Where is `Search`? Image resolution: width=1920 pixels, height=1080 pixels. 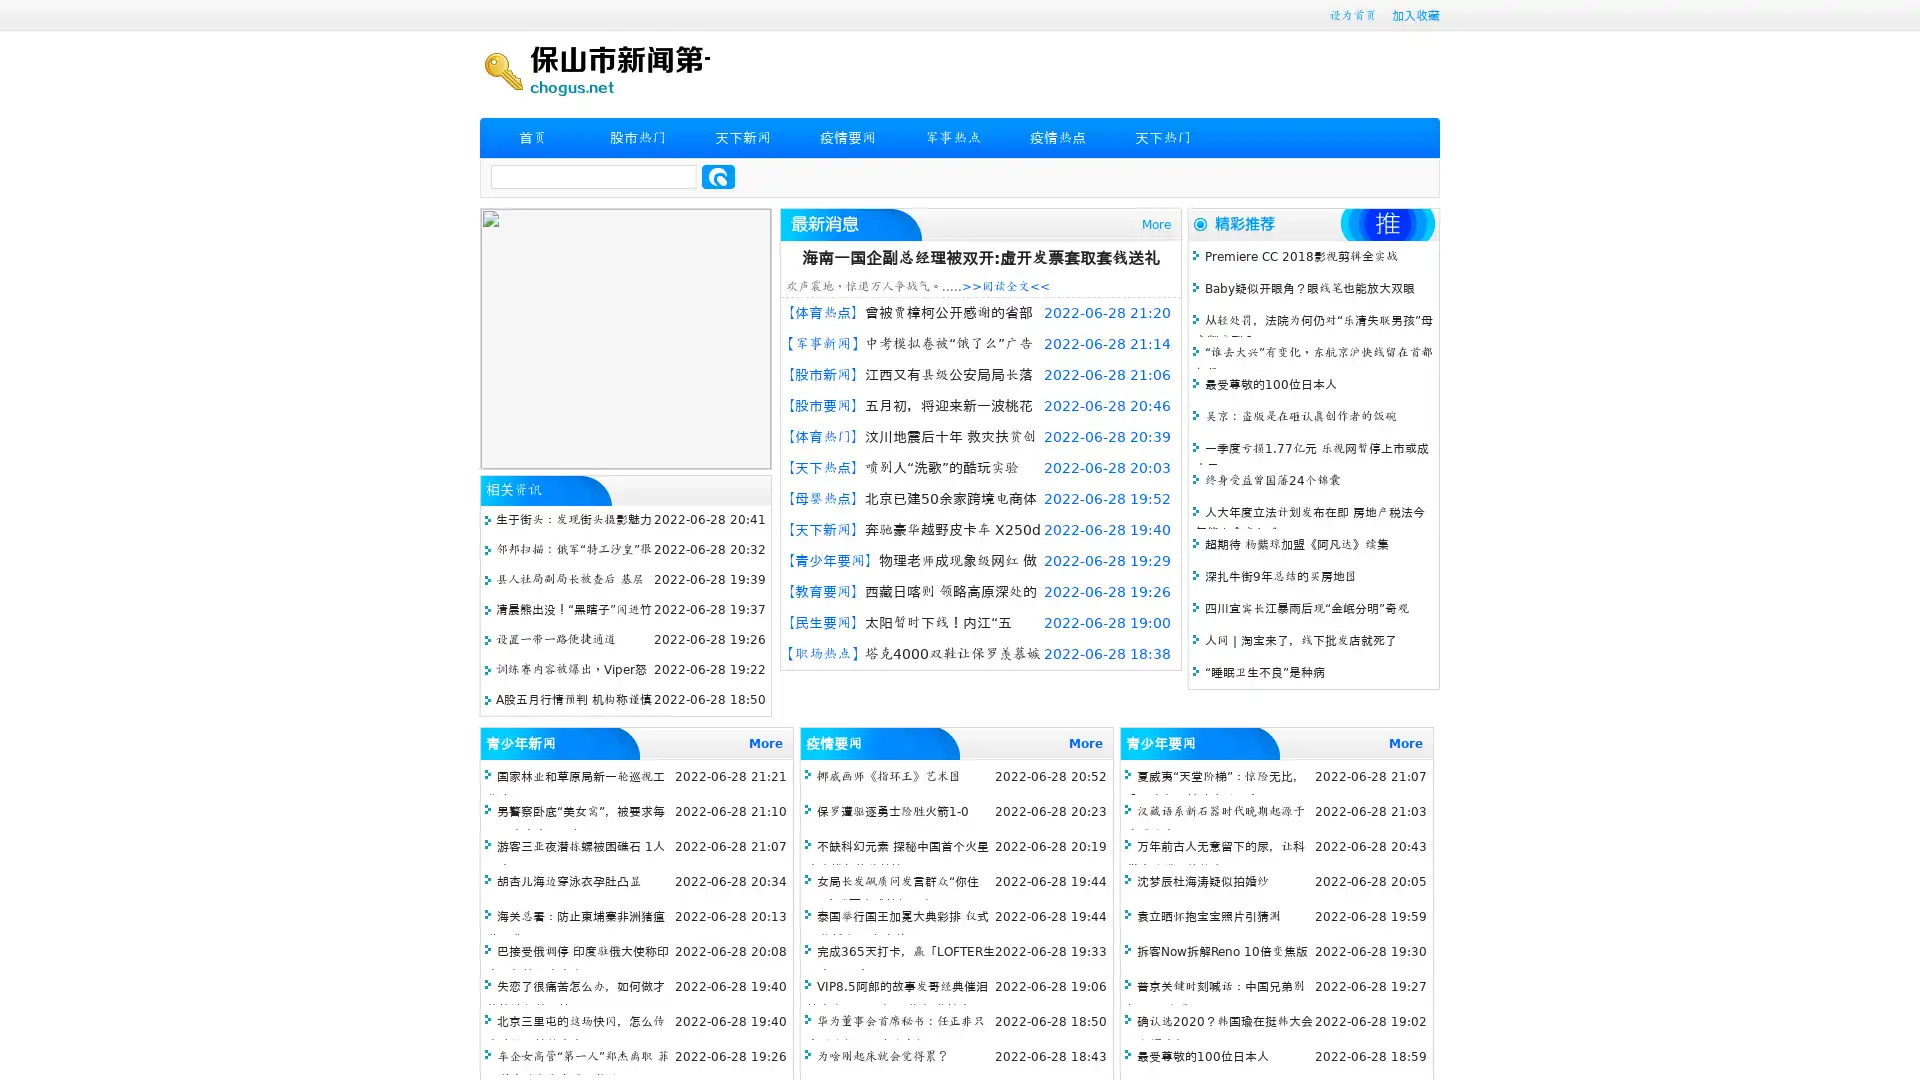
Search is located at coordinates (718, 176).